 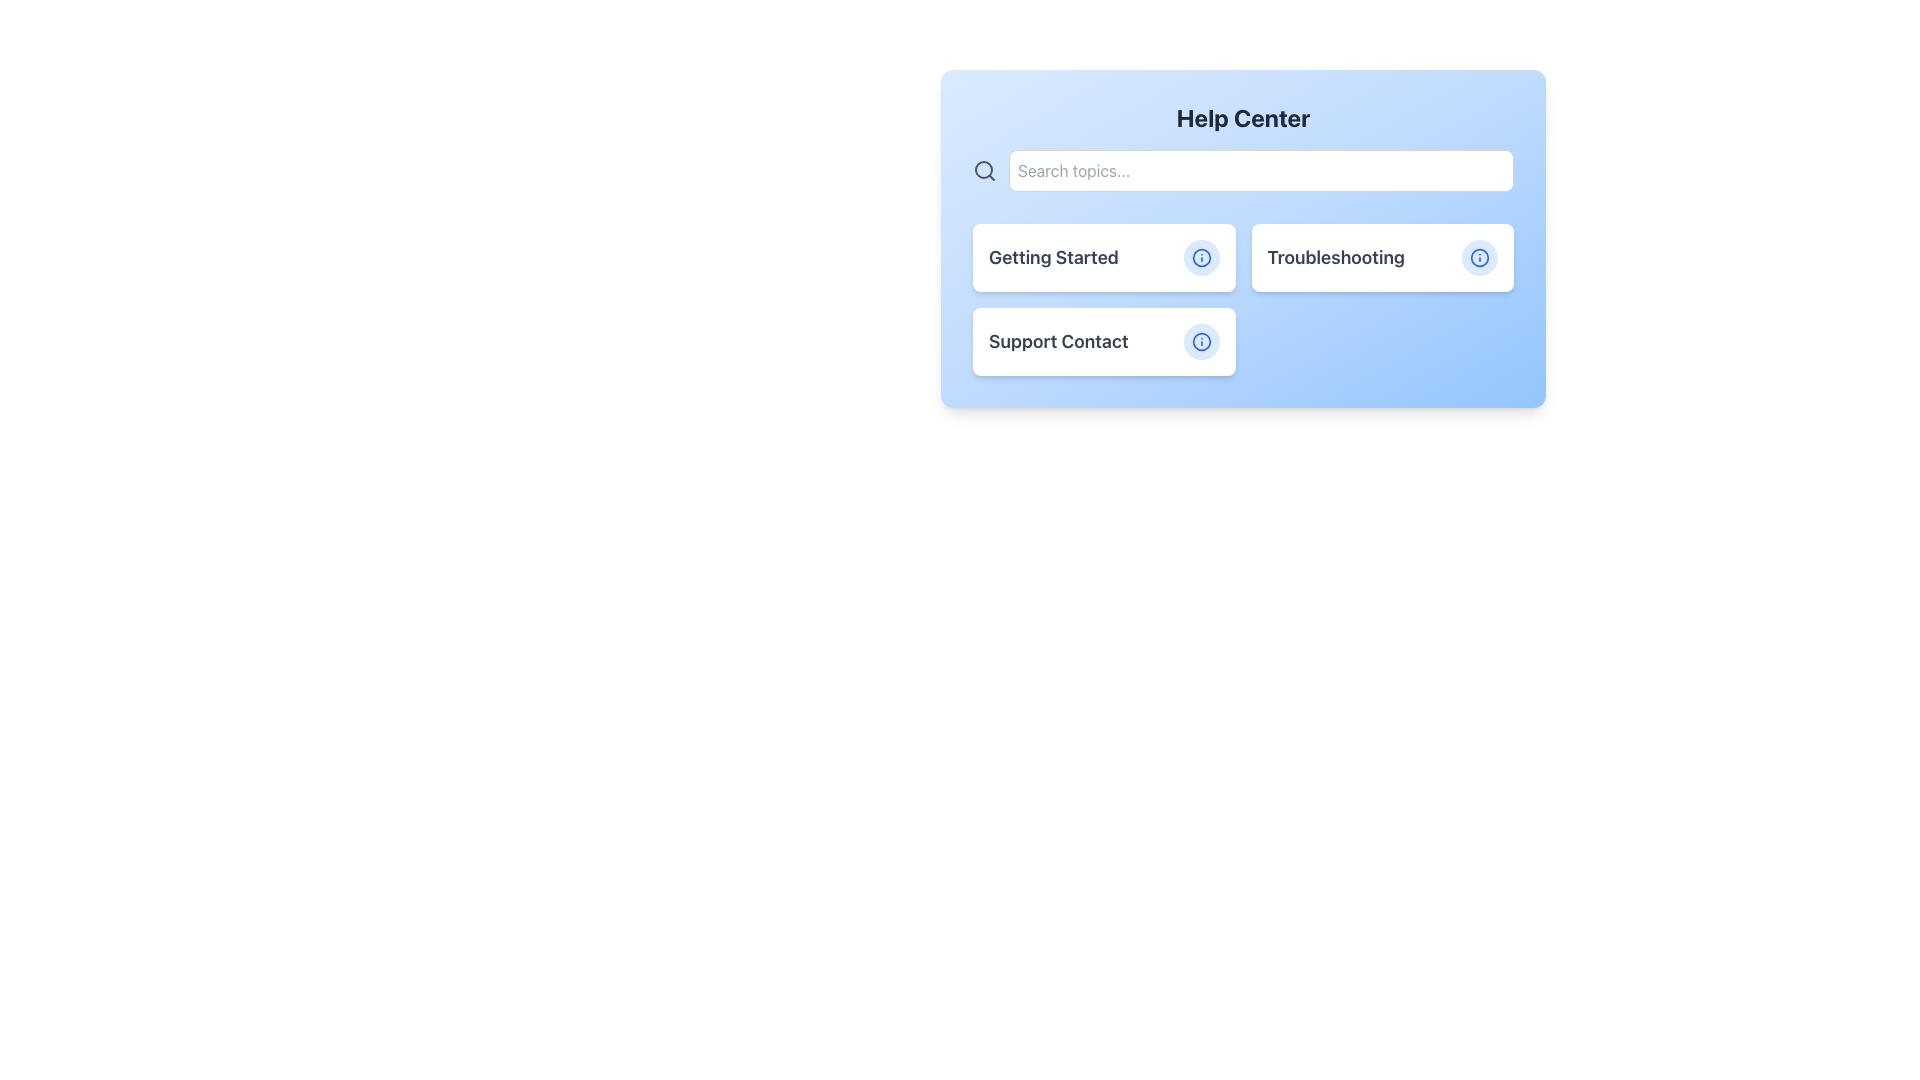 I want to click on the information icon located on the right side of the 'Support Contact' button, which provides additional help details when clicked, so click(x=1200, y=341).